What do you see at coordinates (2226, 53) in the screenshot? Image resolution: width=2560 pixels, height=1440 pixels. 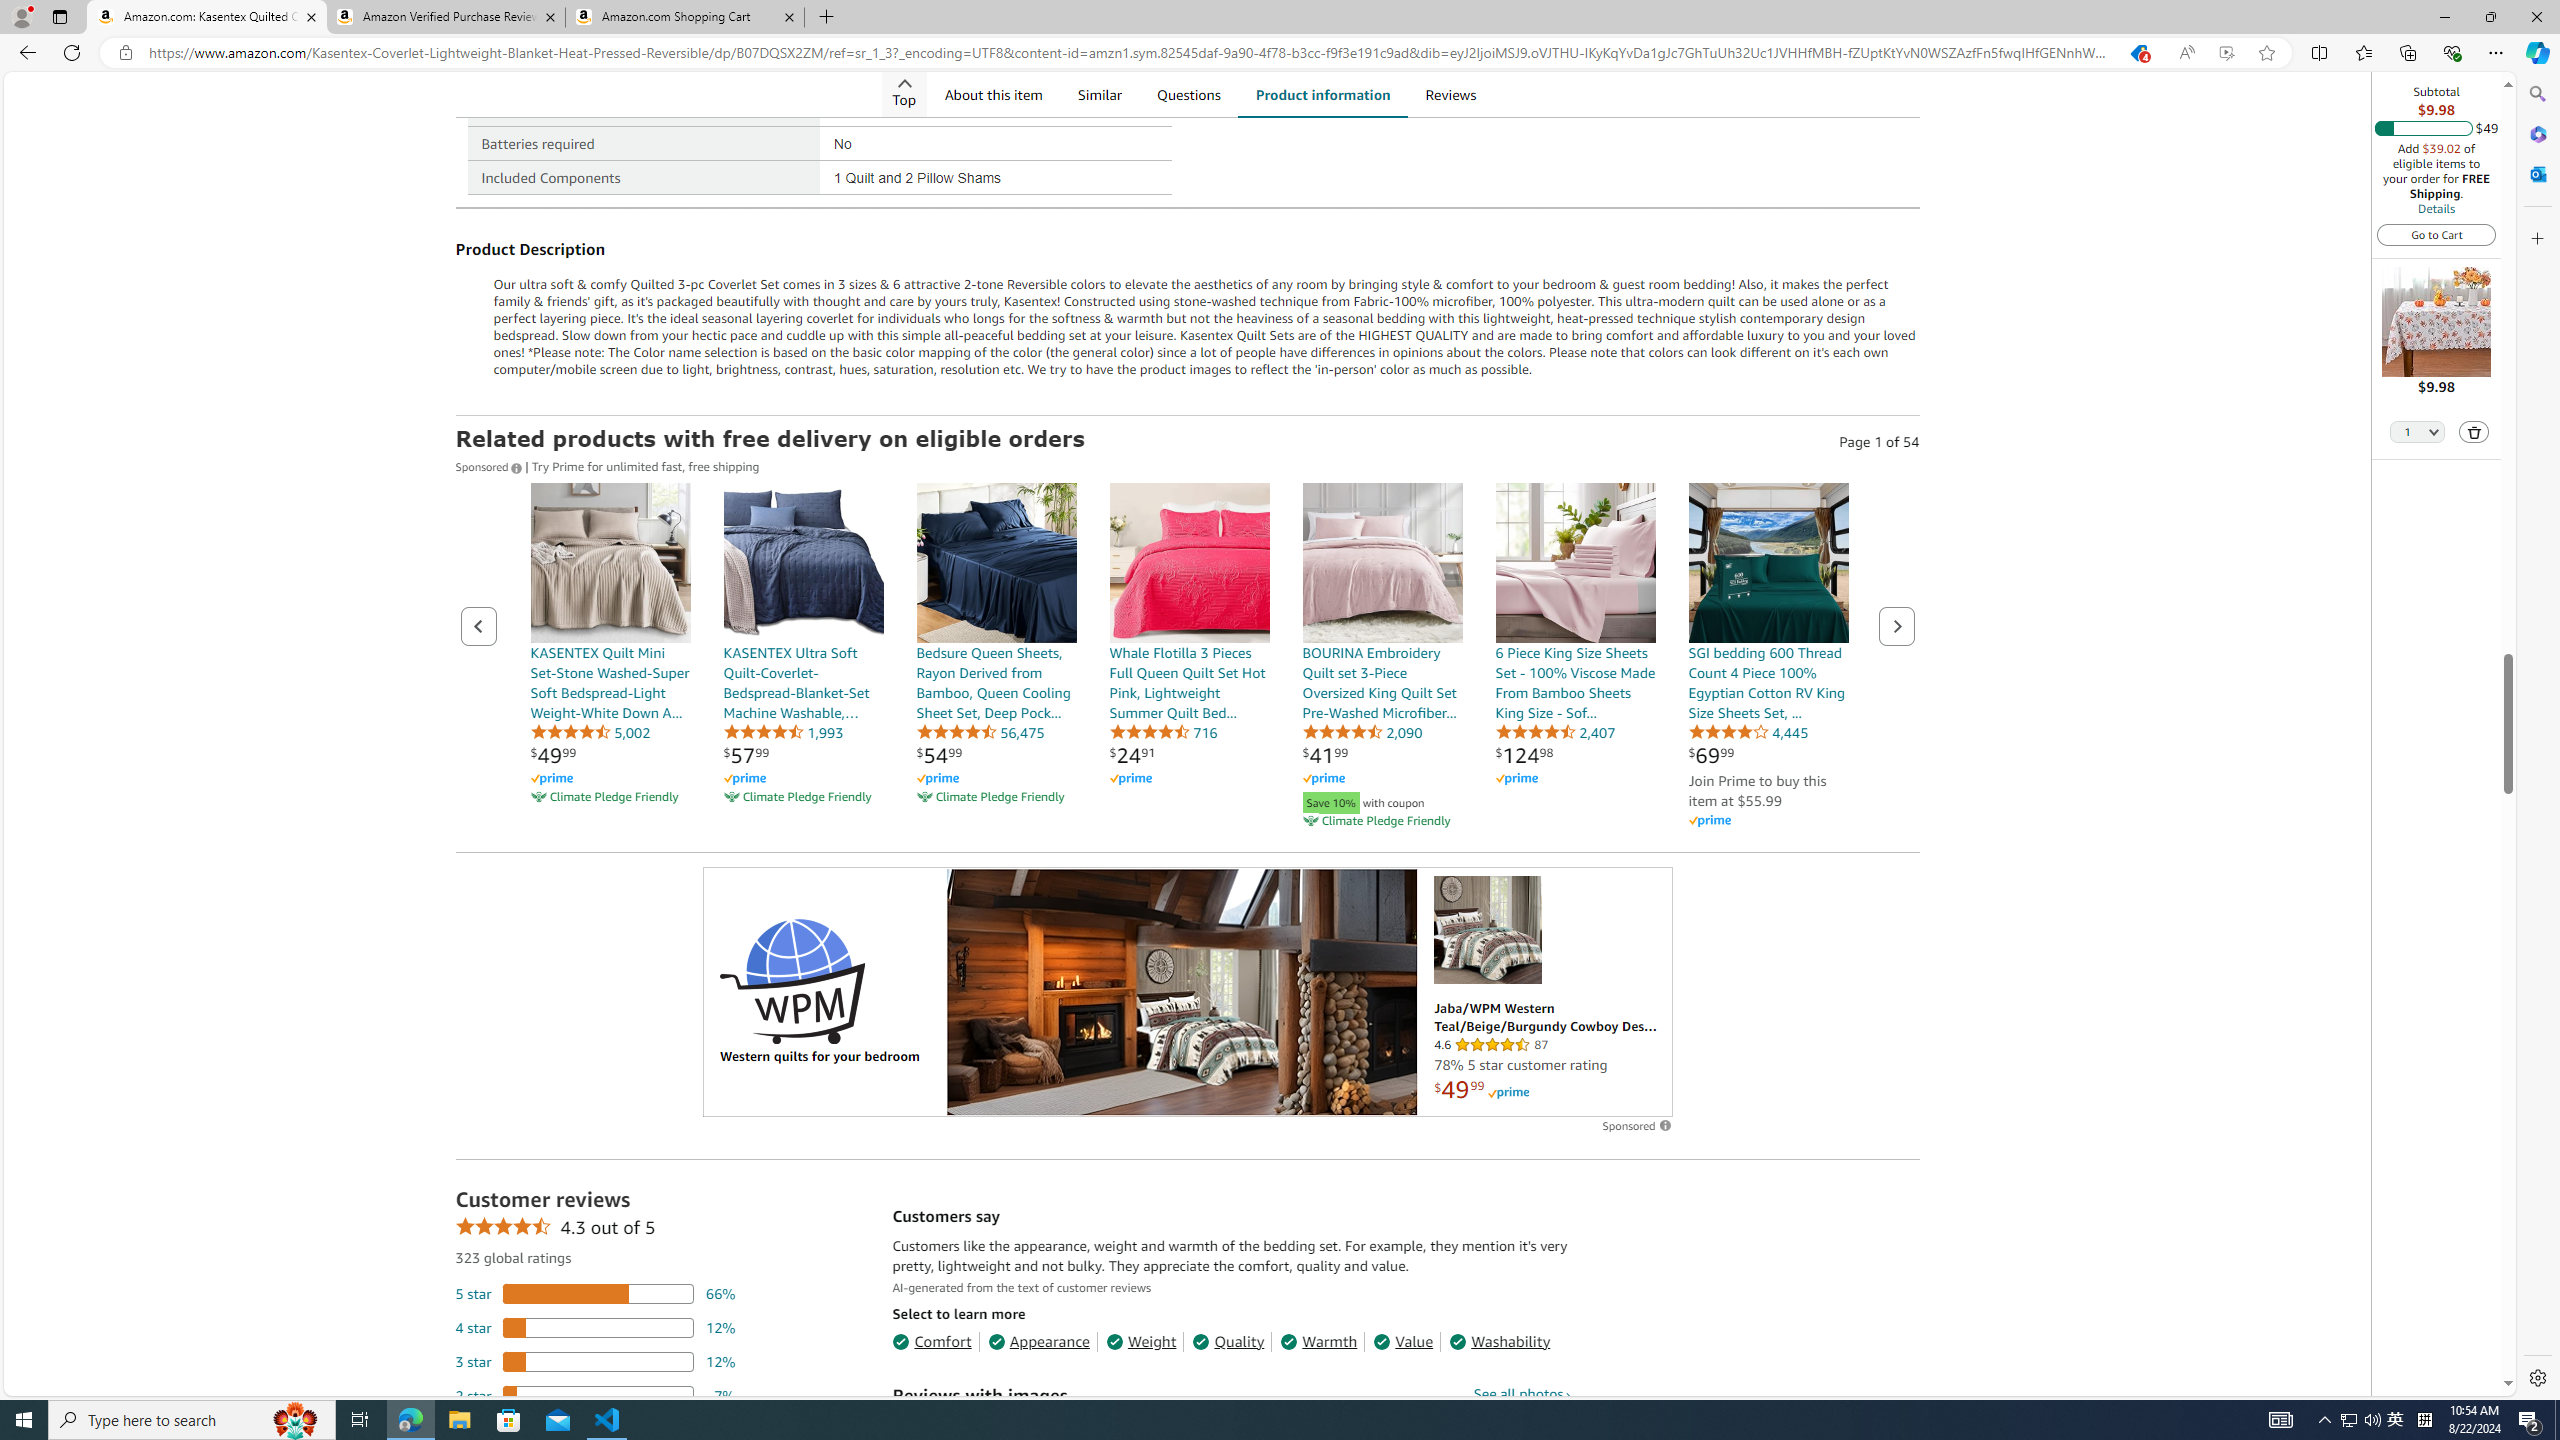 I see `'Enhance video'` at bounding box center [2226, 53].